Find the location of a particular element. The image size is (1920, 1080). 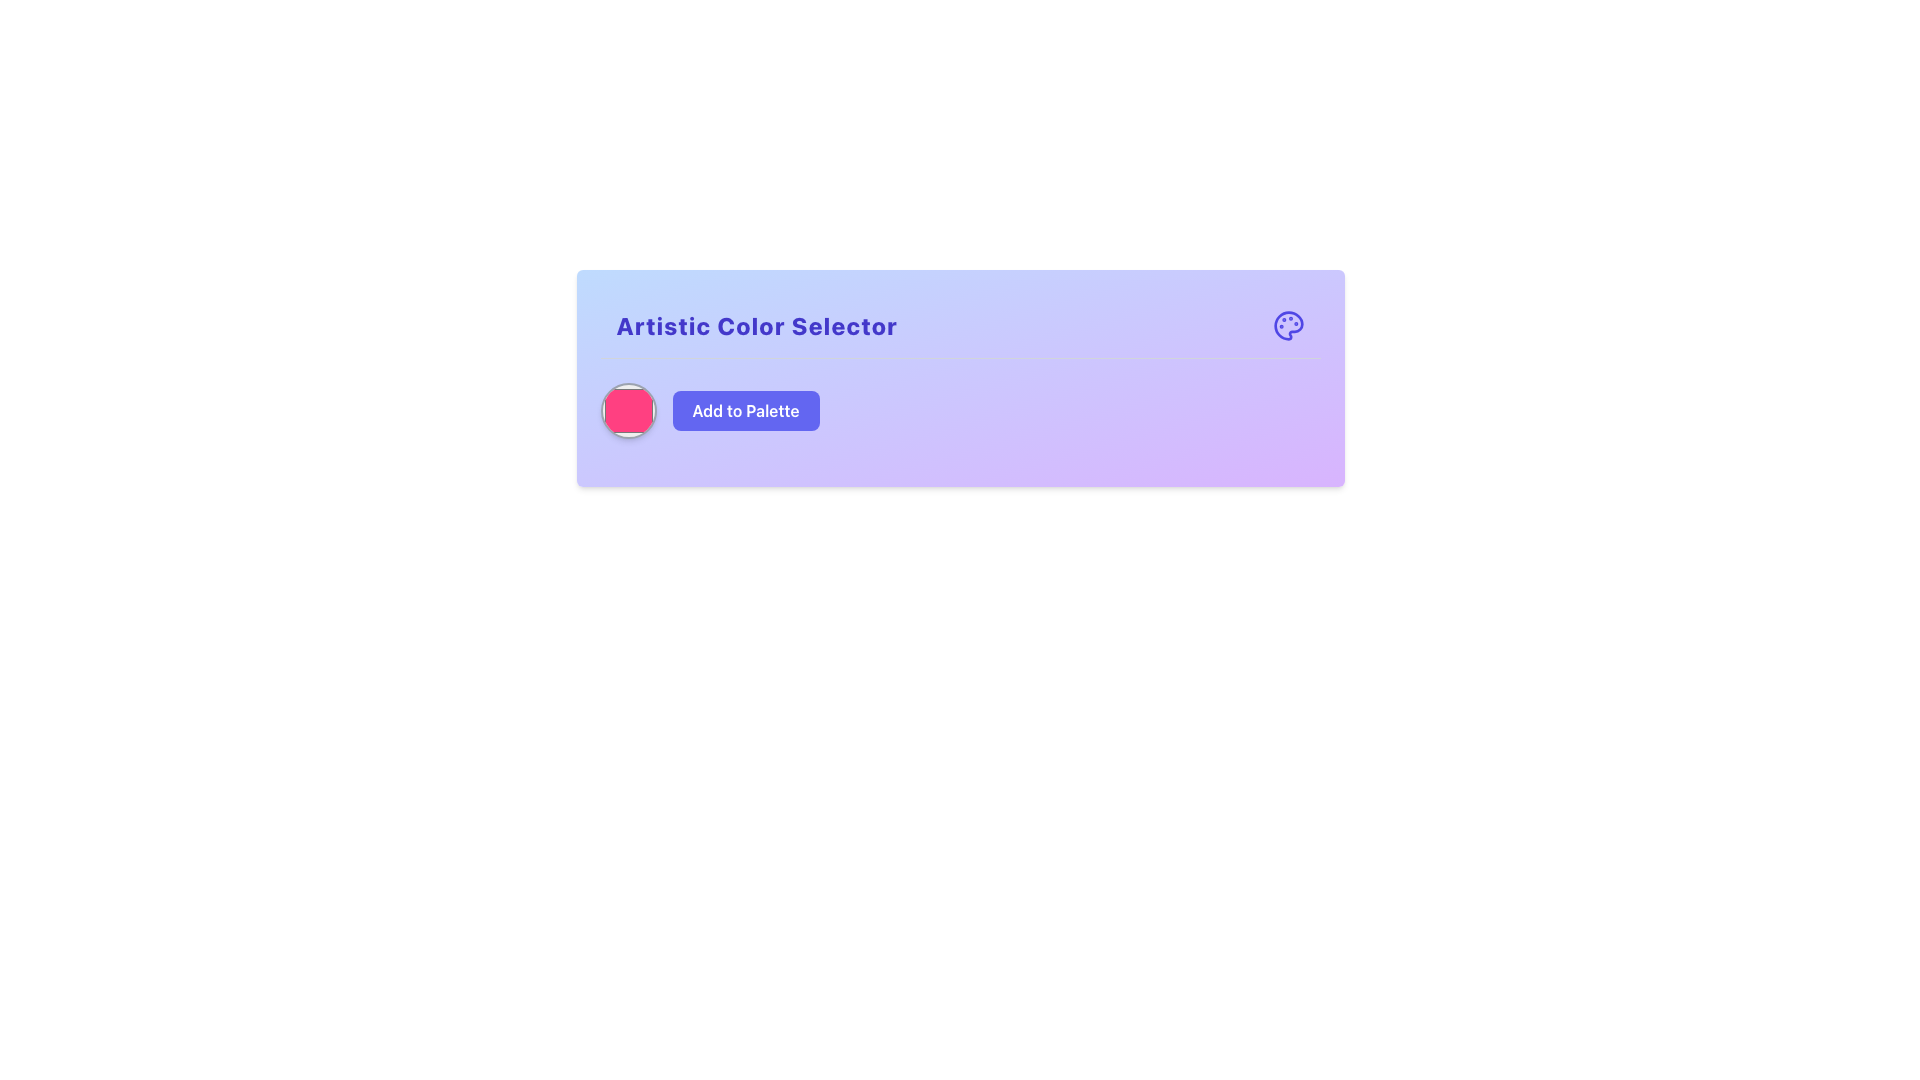

the painter's palette icon located in the upper right section of the header, adjacent to the 'Artistic Color Selector' text is located at coordinates (1288, 325).